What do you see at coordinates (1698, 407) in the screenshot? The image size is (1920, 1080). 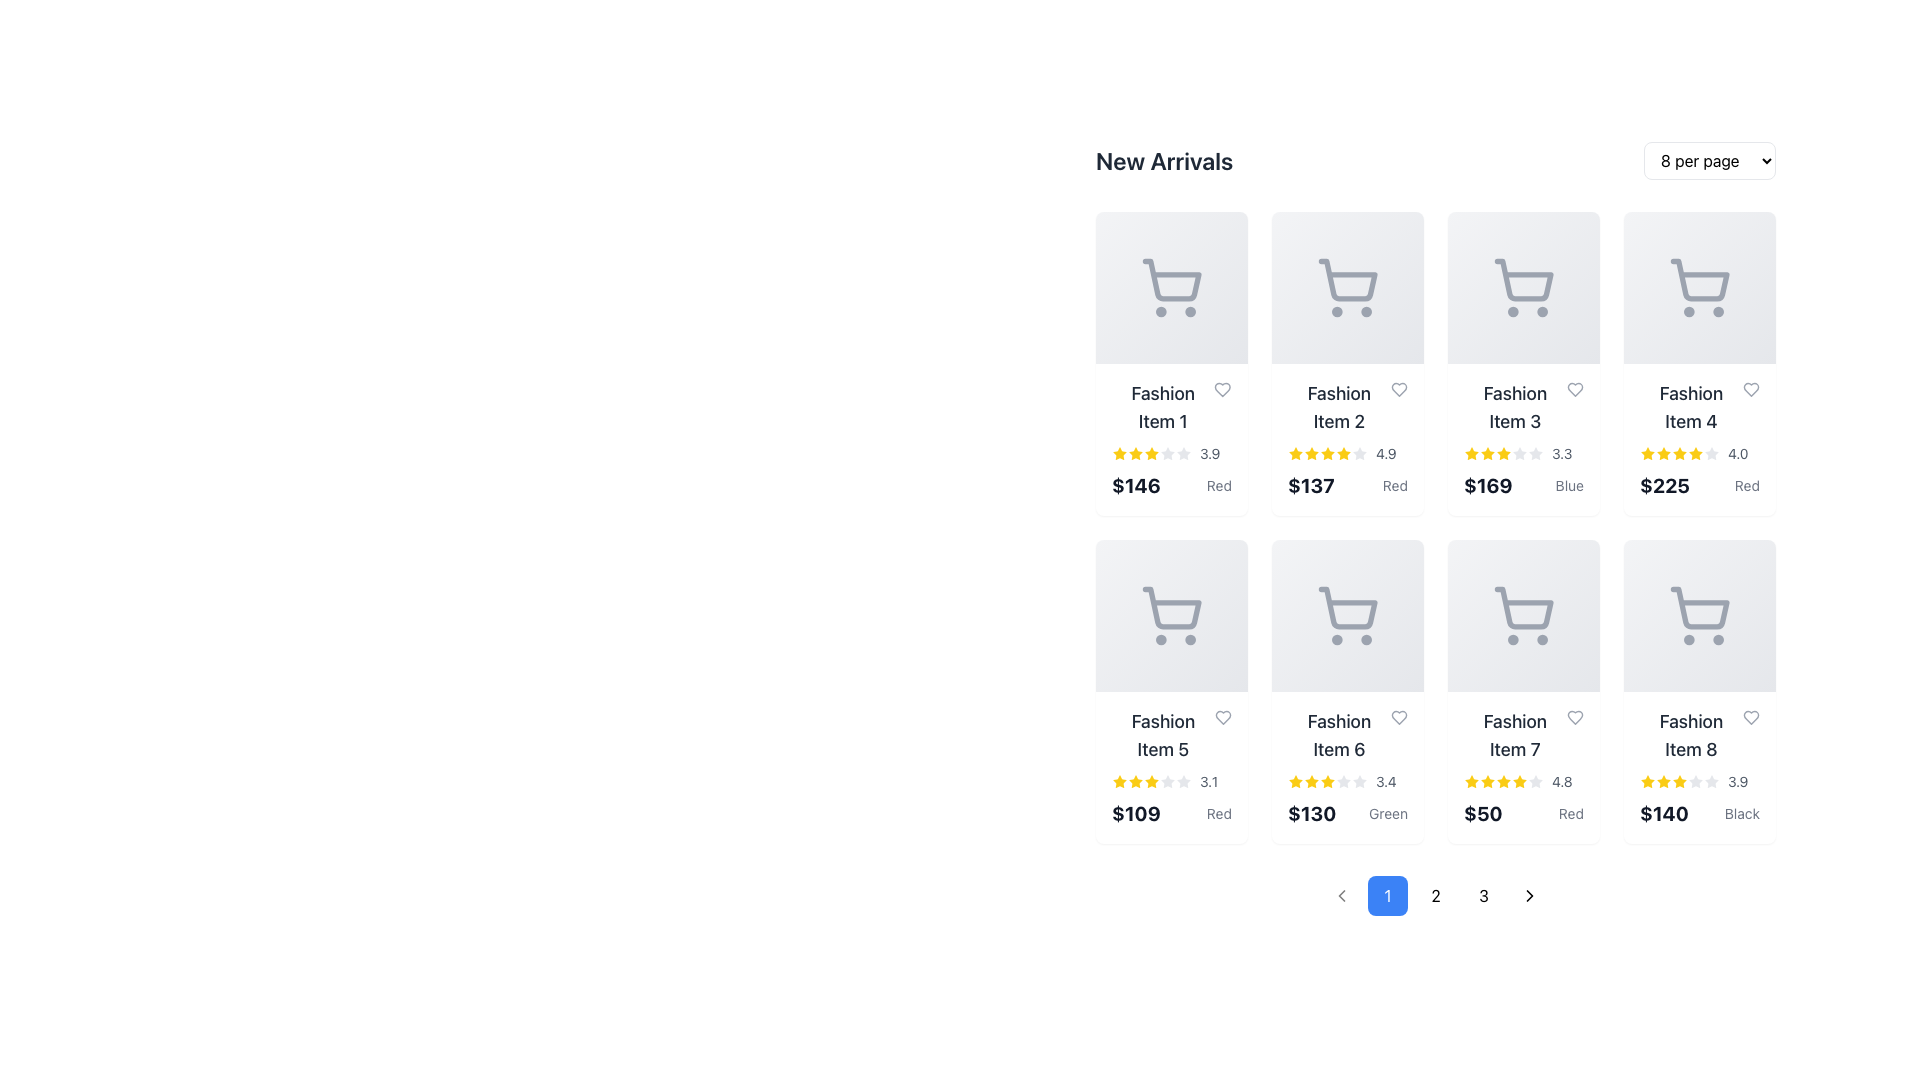 I see `static text label that displays 'Fashion Item 4', which is centrally positioned within a light gray card in the top row of a three-row grid layout` at bounding box center [1698, 407].